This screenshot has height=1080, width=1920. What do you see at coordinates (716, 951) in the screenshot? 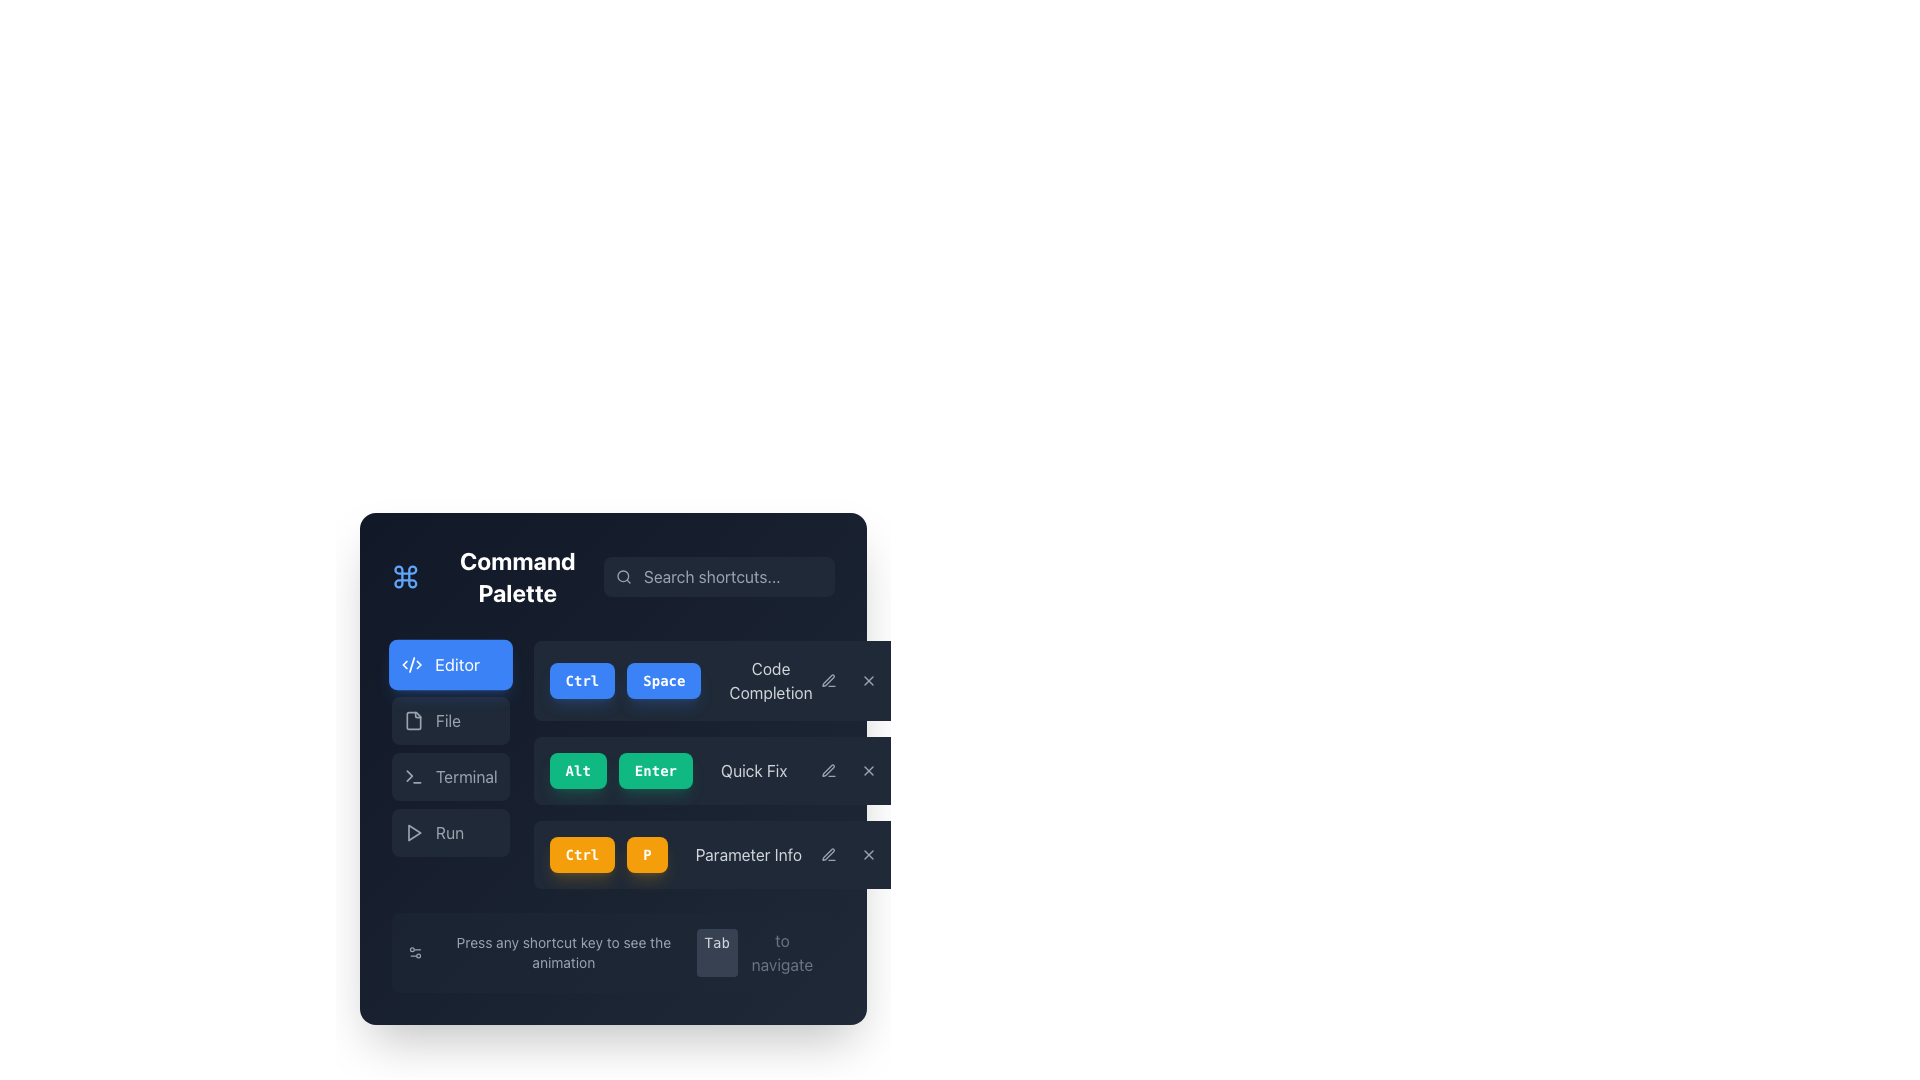
I see `the text label styled as a button that displays the word 'Tab' to interpret it as a keyboard key reference` at bounding box center [716, 951].